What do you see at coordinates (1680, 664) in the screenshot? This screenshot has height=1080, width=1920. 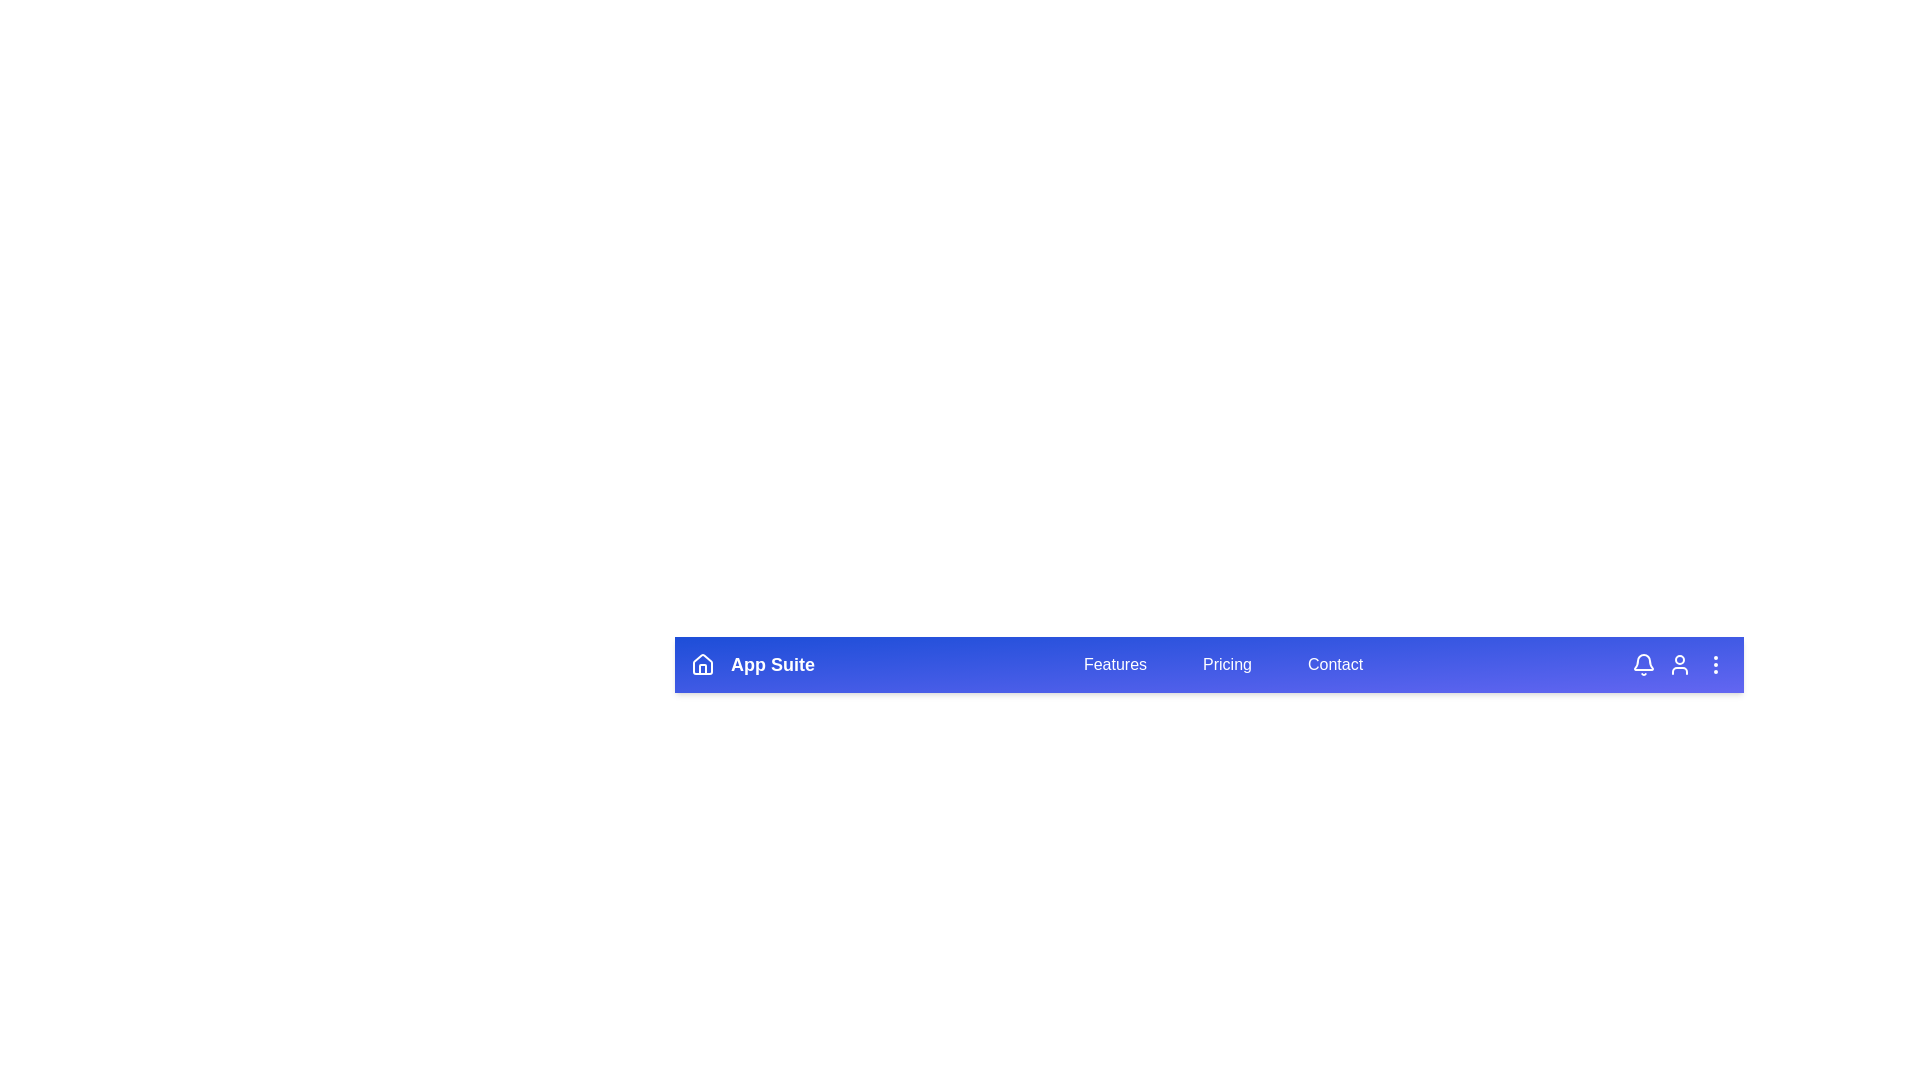 I see `the user icon to open the user profile options` at bounding box center [1680, 664].